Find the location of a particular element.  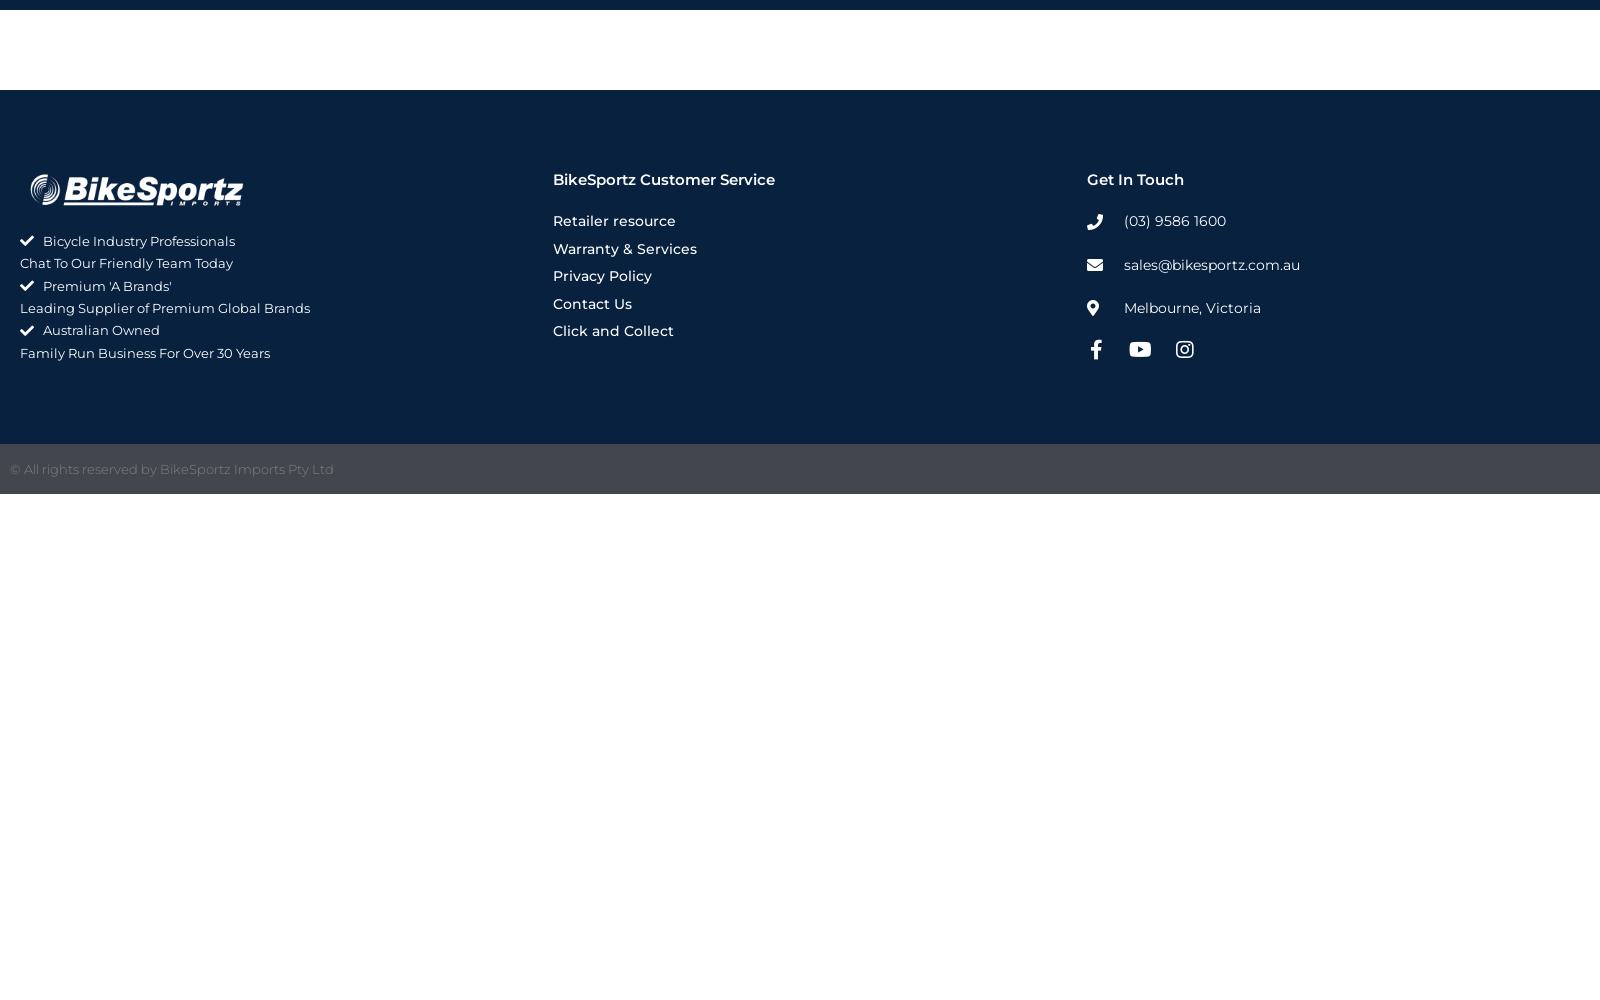

'Click and Collect' is located at coordinates (613, 329).